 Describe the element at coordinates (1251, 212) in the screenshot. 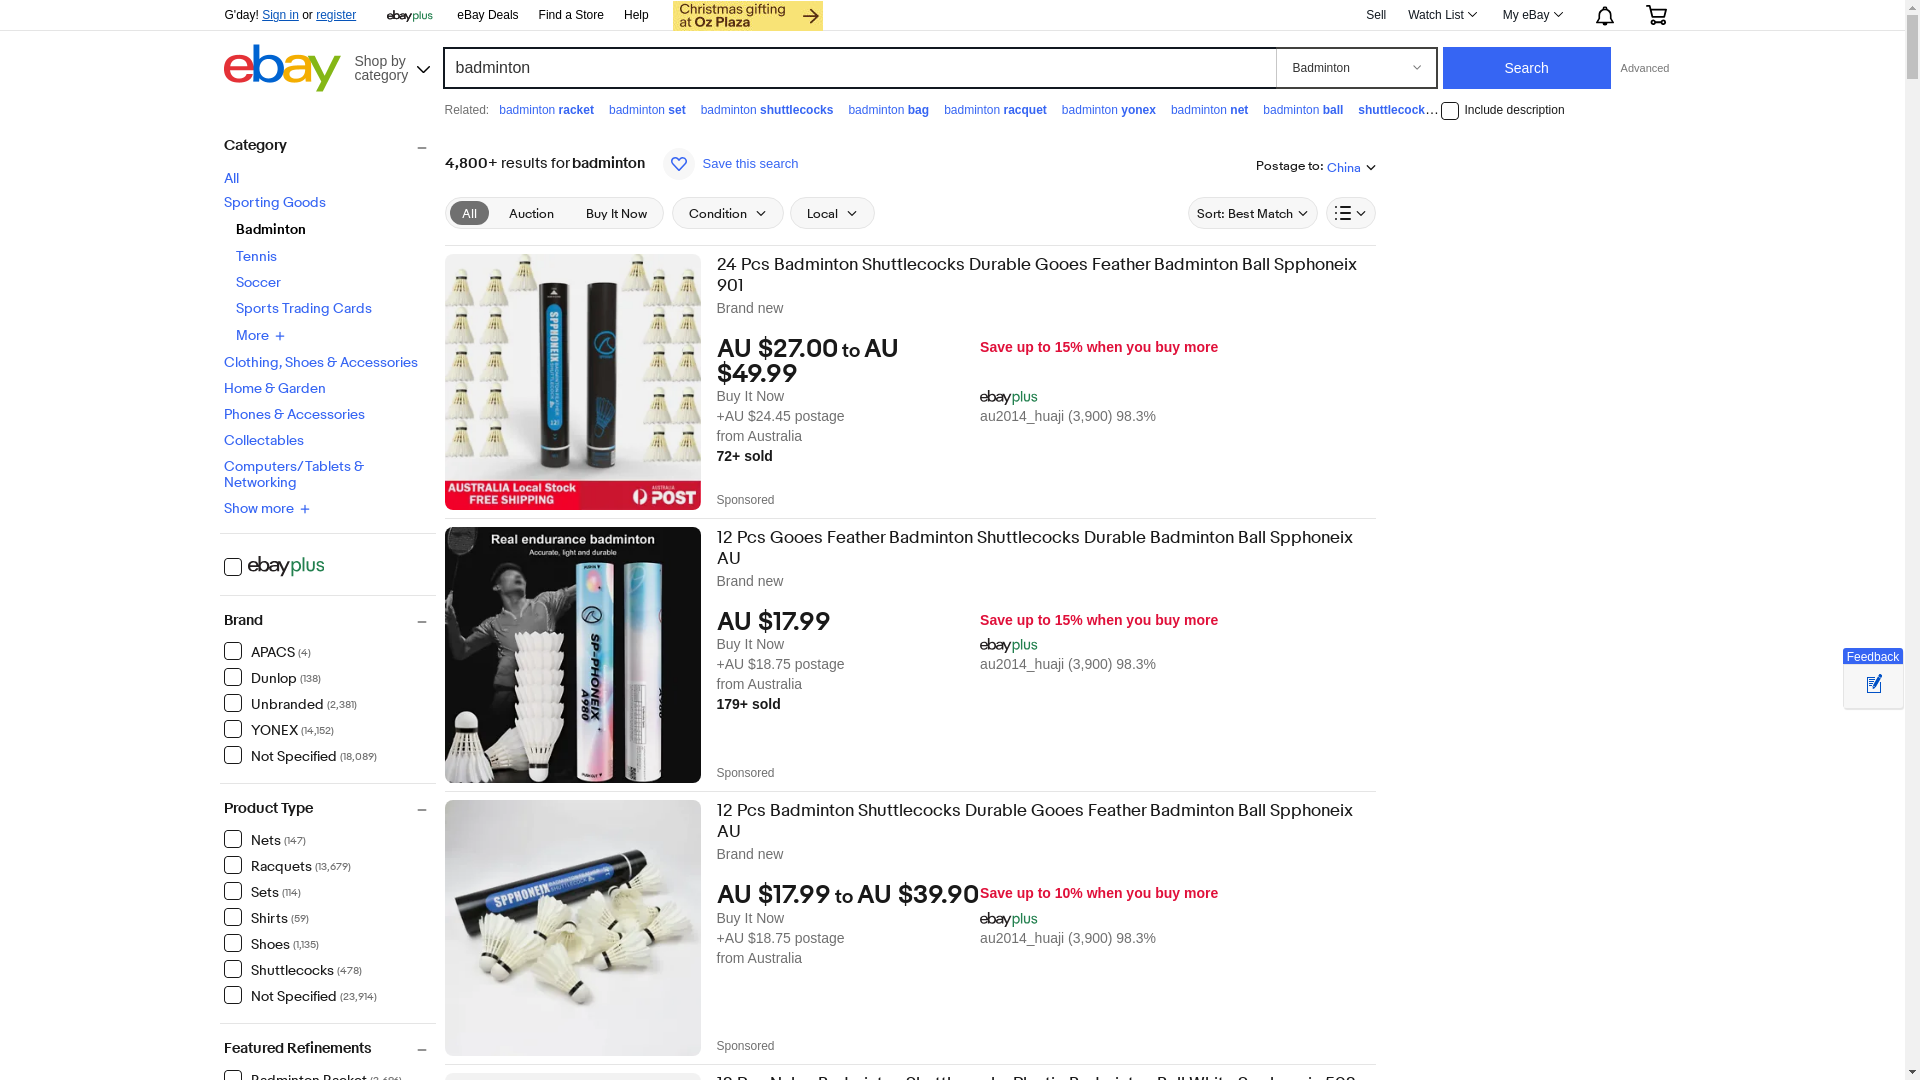

I see `'Sort: Best Match'` at that location.